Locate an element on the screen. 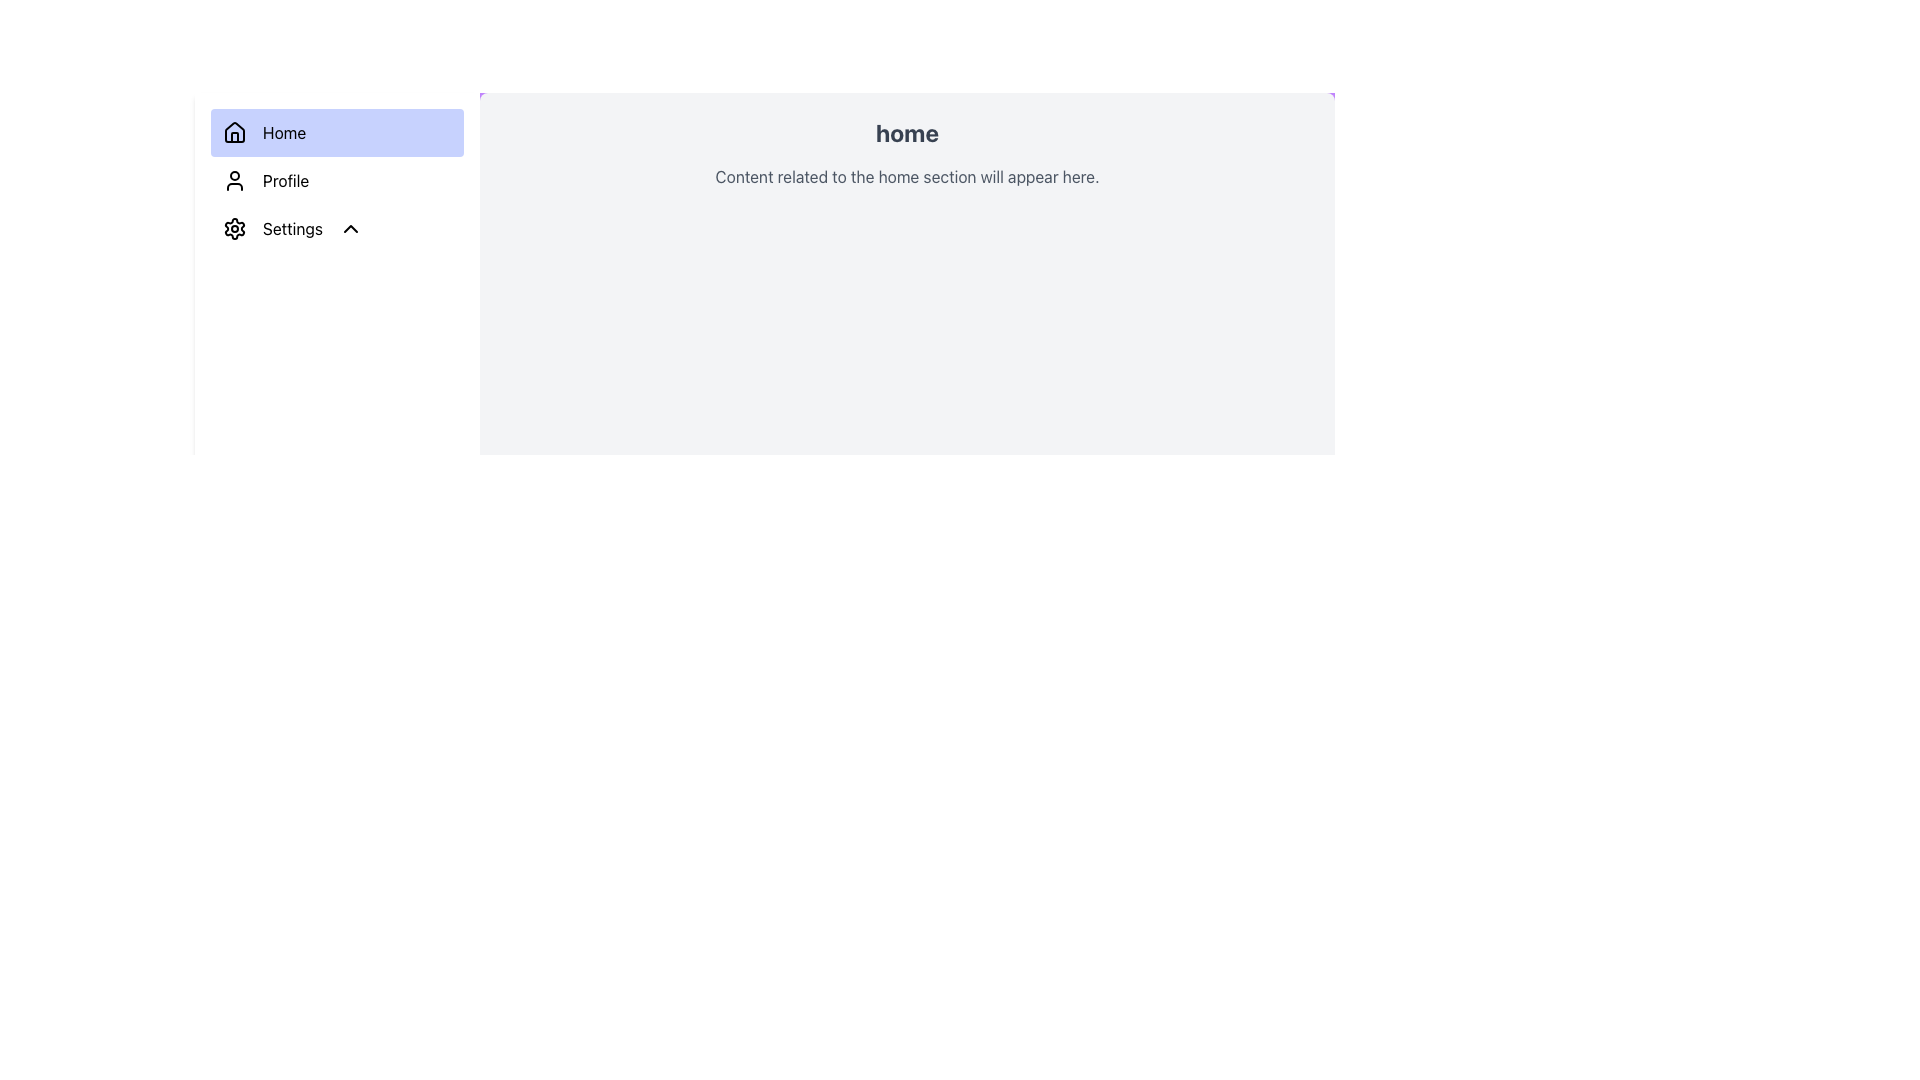 The image size is (1920, 1080). text of the Text Label element labeled 'home', which is positioned at the upper area of the central content panel is located at coordinates (906, 132).